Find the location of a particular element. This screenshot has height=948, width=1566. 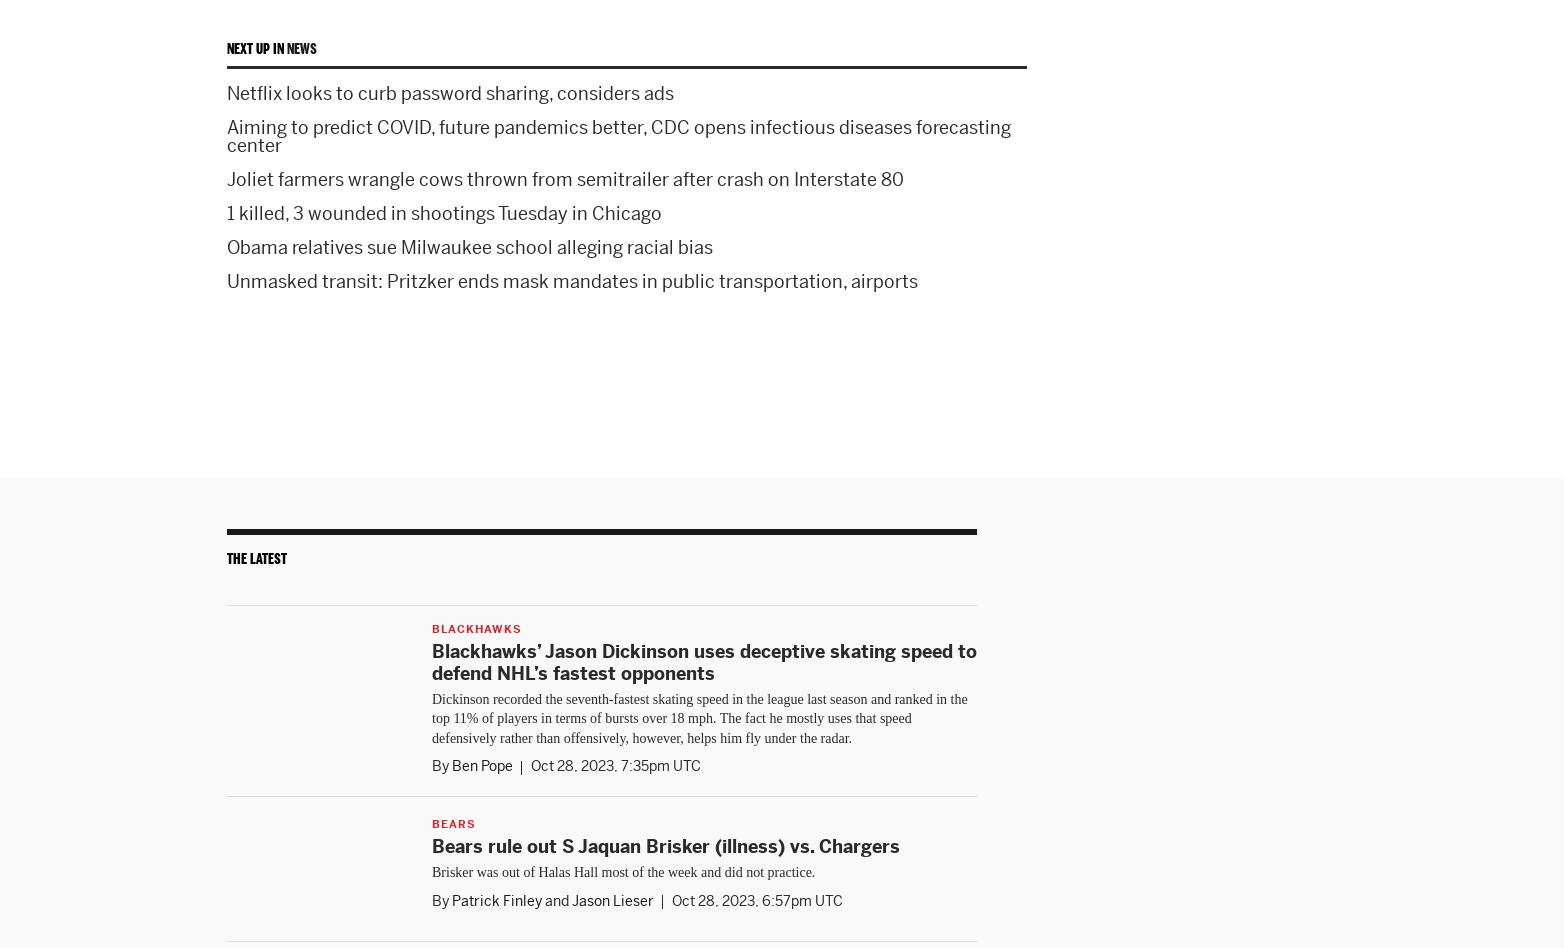

'Blackhawks' is located at coordinates (476, 626).